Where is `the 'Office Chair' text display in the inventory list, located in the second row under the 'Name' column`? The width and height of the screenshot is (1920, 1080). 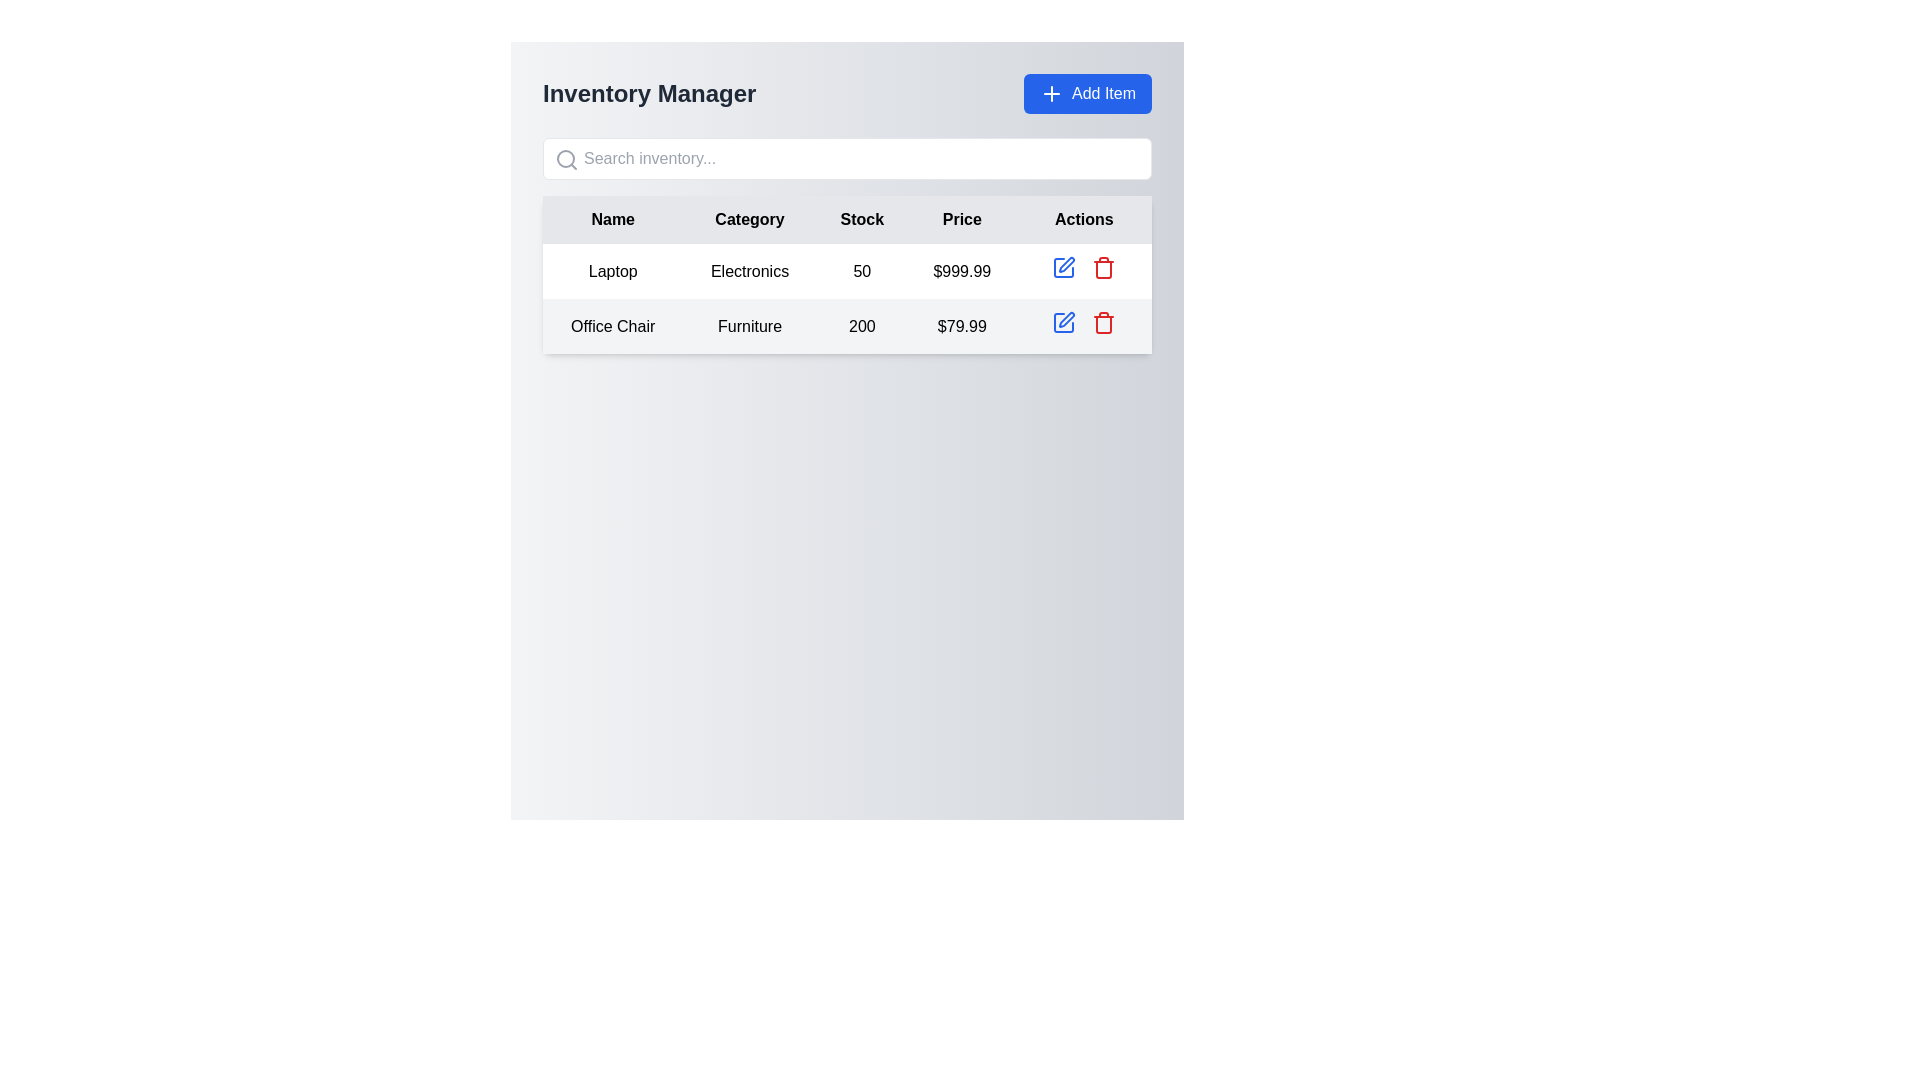 the 'Office Chair' text display in the inventory list, located in the second row under the 'Name' column is located at coordinates (612, 325).